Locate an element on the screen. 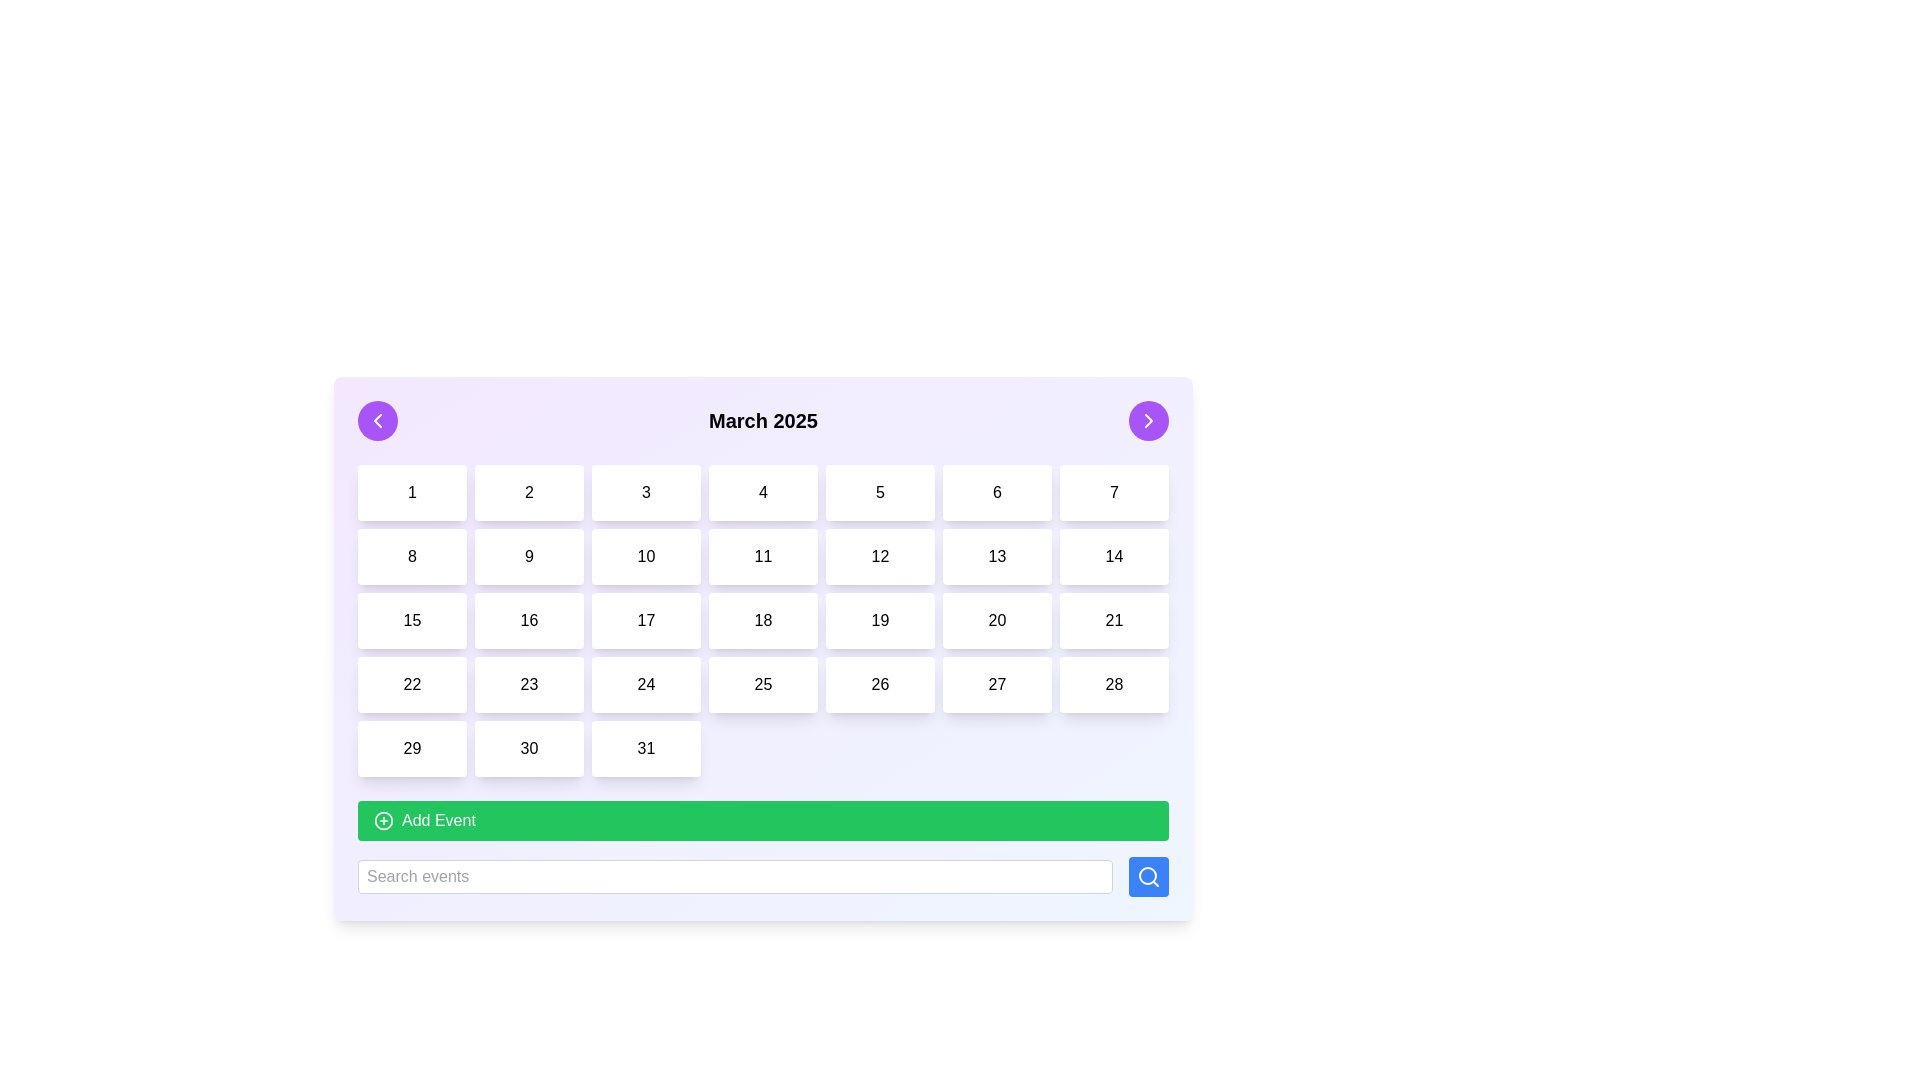  the Calendar Day Tile displaying the number '18' is located at coordinates (762, 620).